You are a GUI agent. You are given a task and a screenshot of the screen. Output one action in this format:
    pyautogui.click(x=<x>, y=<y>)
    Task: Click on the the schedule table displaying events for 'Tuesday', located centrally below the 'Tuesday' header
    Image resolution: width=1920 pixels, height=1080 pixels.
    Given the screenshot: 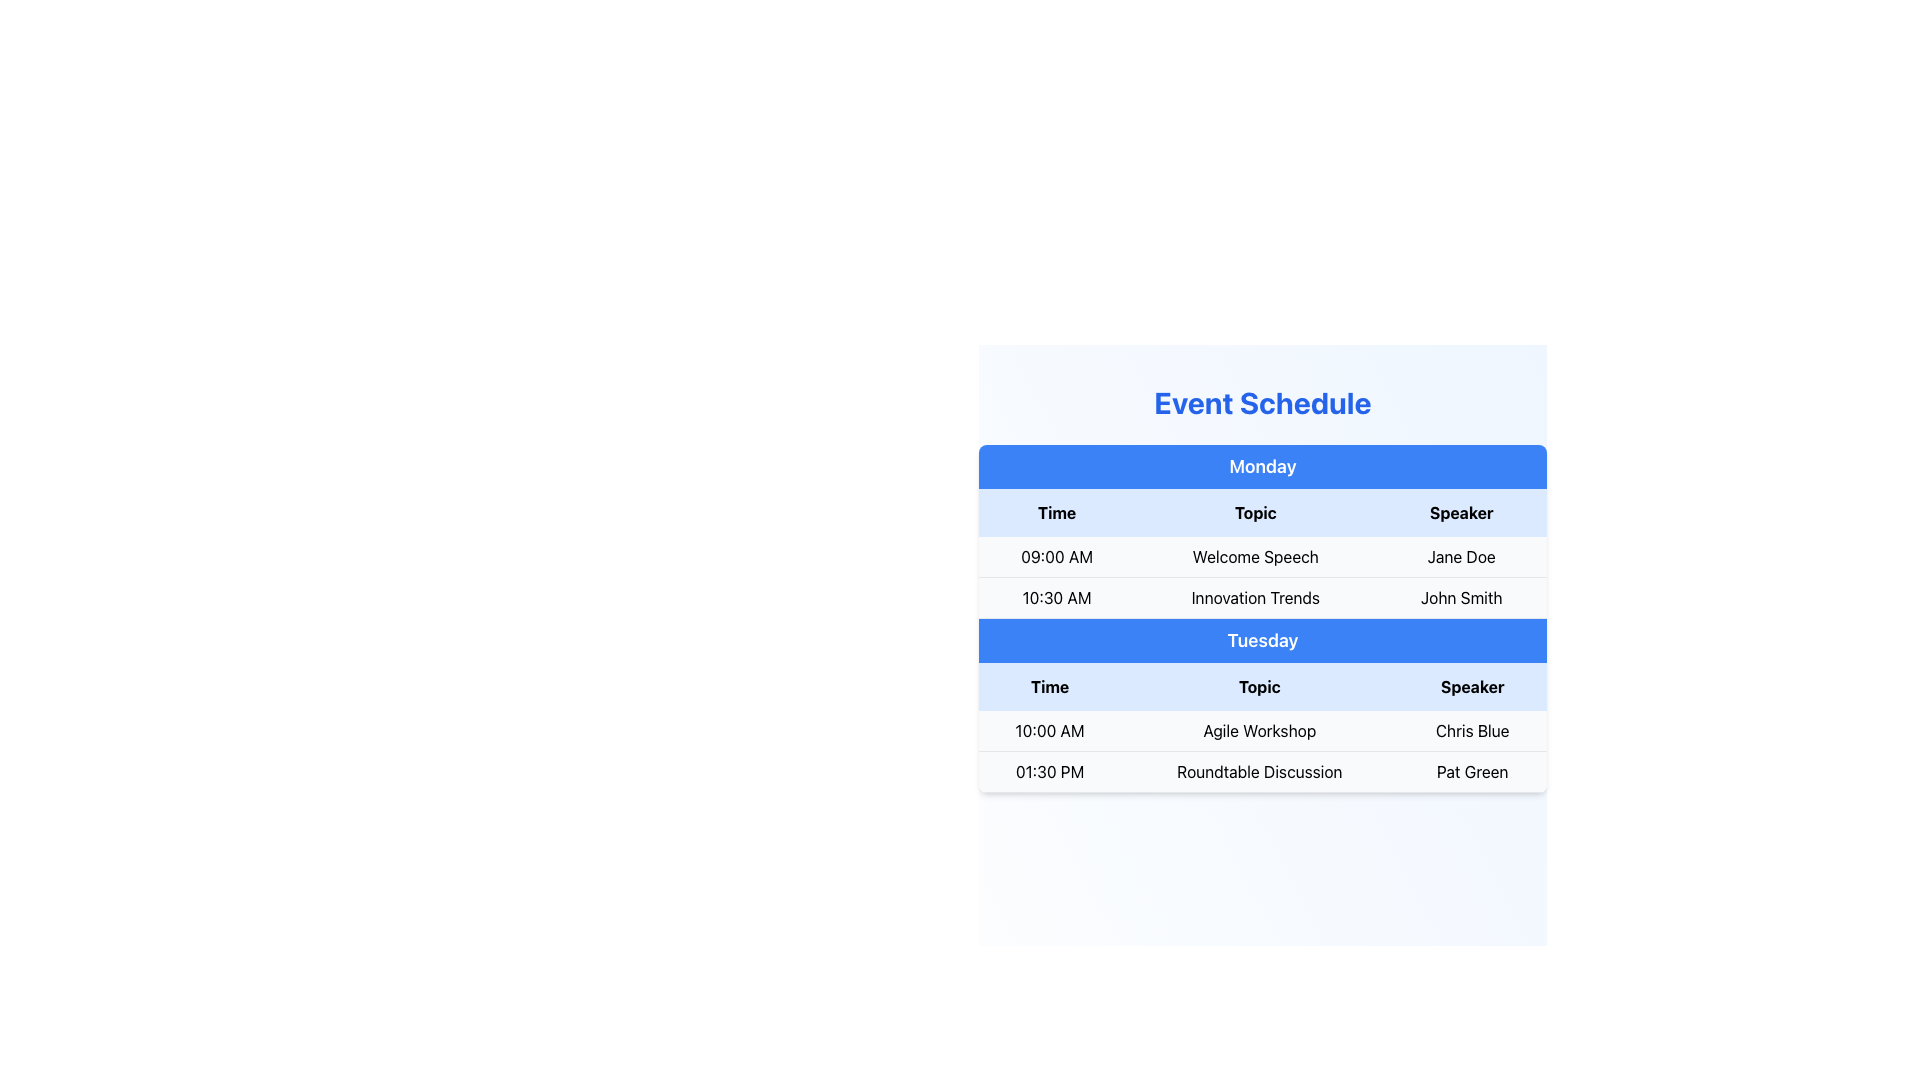 What is the action you would take?
    pyautogui.click(x=1261, y=728)
    